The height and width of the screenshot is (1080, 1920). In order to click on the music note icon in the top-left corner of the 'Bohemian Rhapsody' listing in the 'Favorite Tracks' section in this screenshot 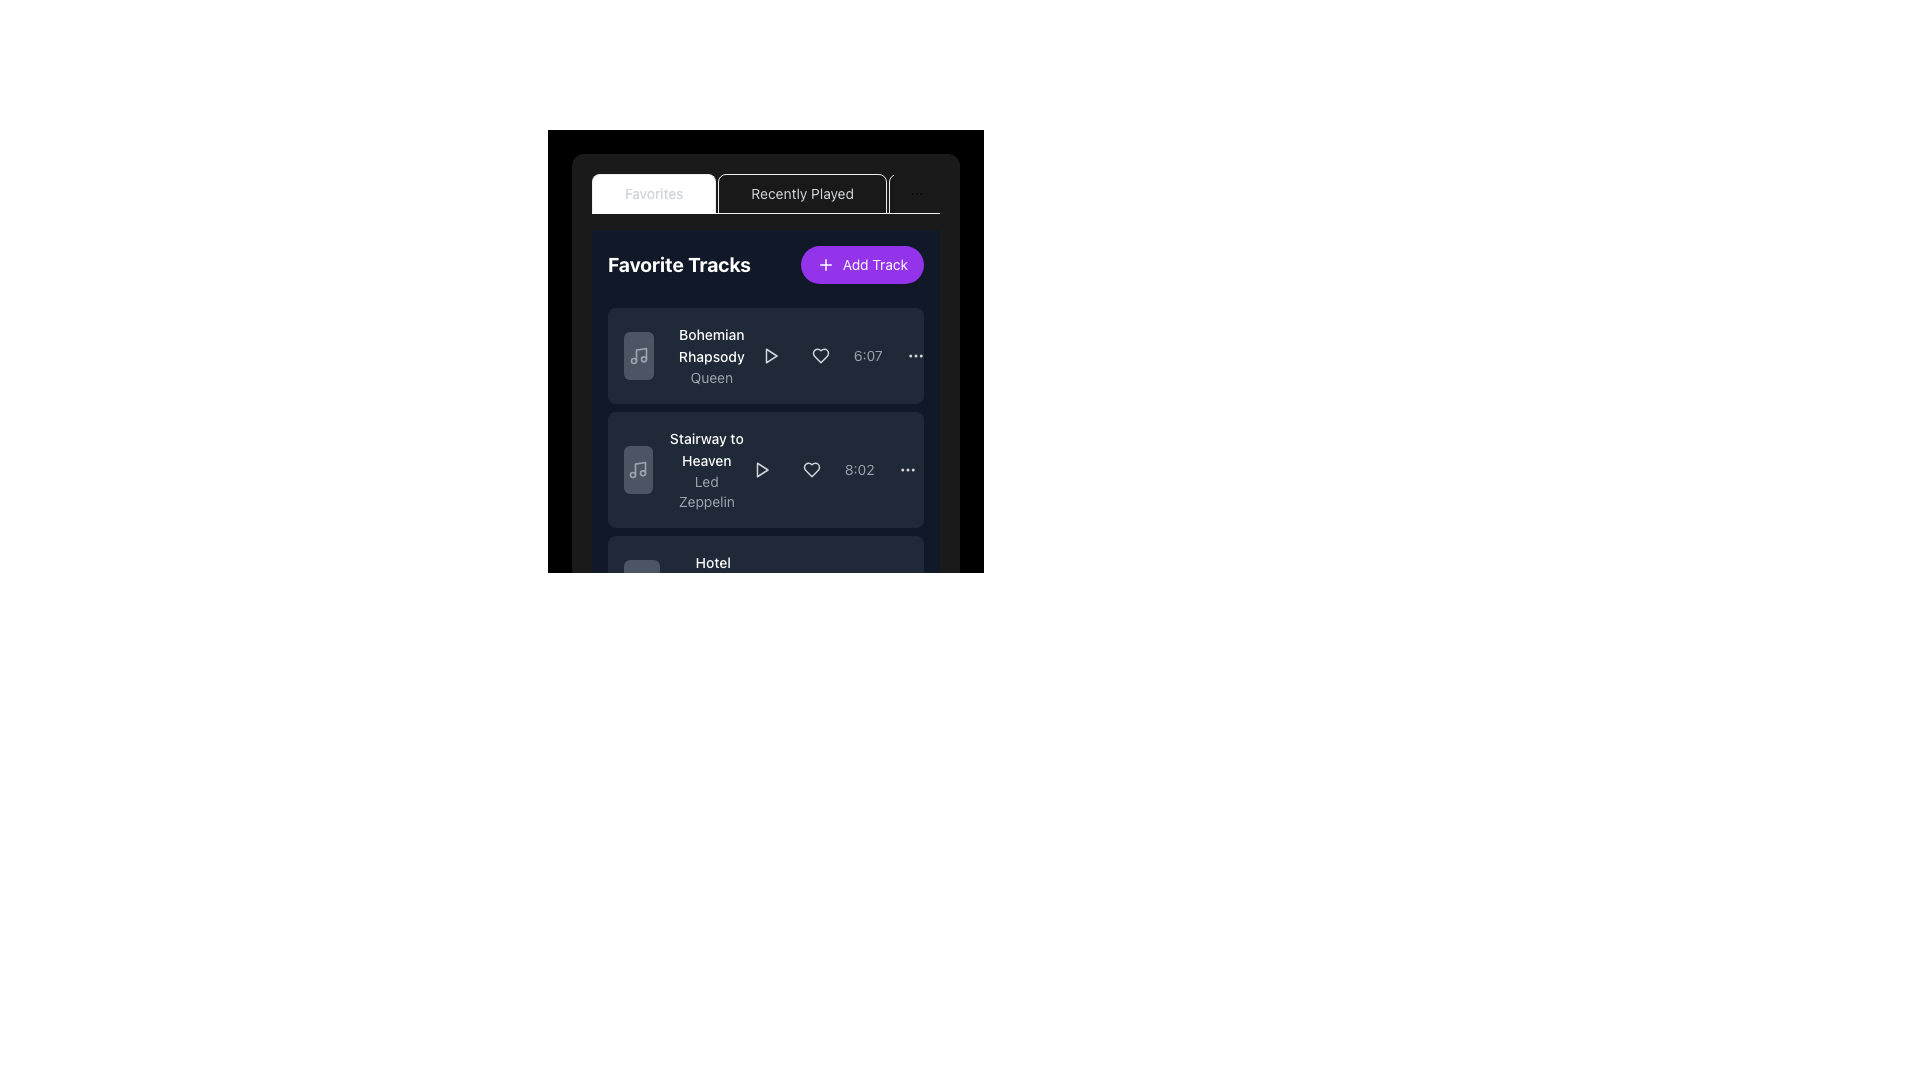, I will do `click(637, 354)`.